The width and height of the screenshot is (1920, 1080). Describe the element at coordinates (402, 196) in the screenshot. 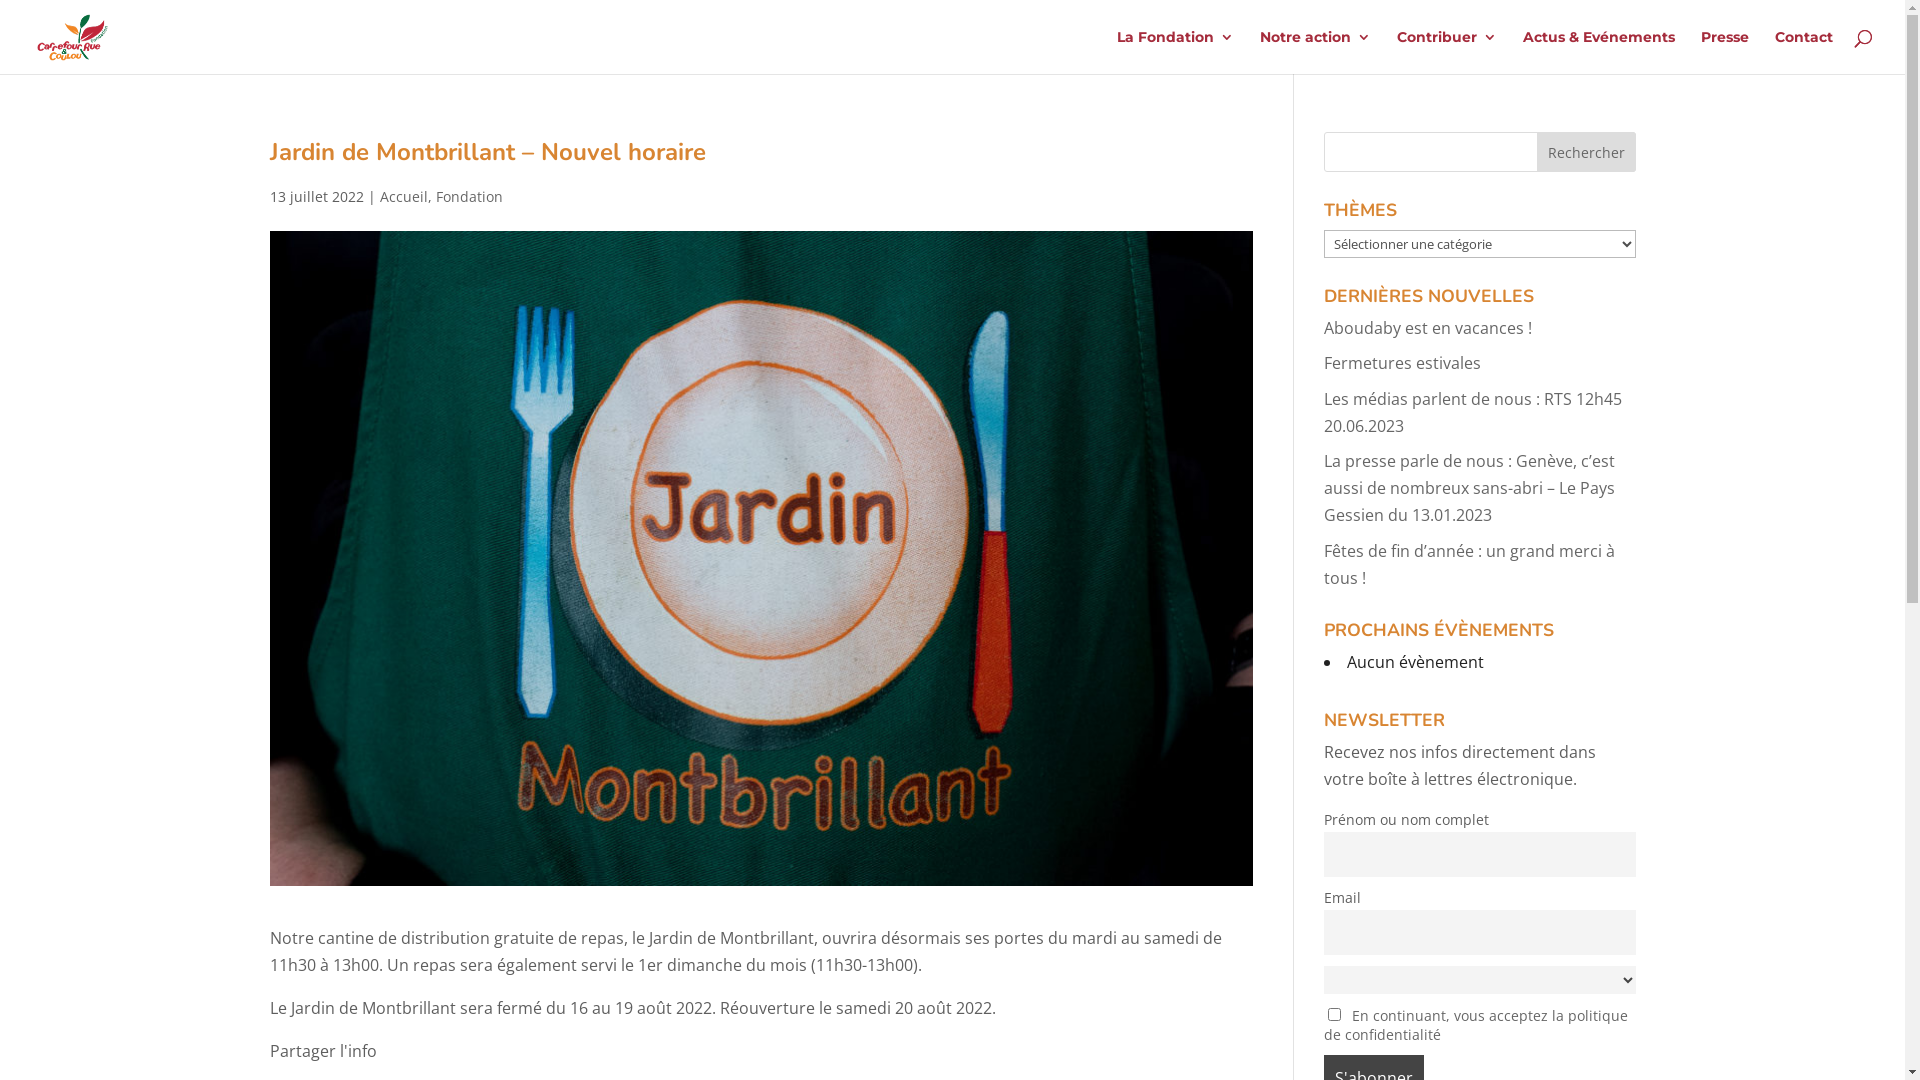

I see `'Accueil'` at that location.